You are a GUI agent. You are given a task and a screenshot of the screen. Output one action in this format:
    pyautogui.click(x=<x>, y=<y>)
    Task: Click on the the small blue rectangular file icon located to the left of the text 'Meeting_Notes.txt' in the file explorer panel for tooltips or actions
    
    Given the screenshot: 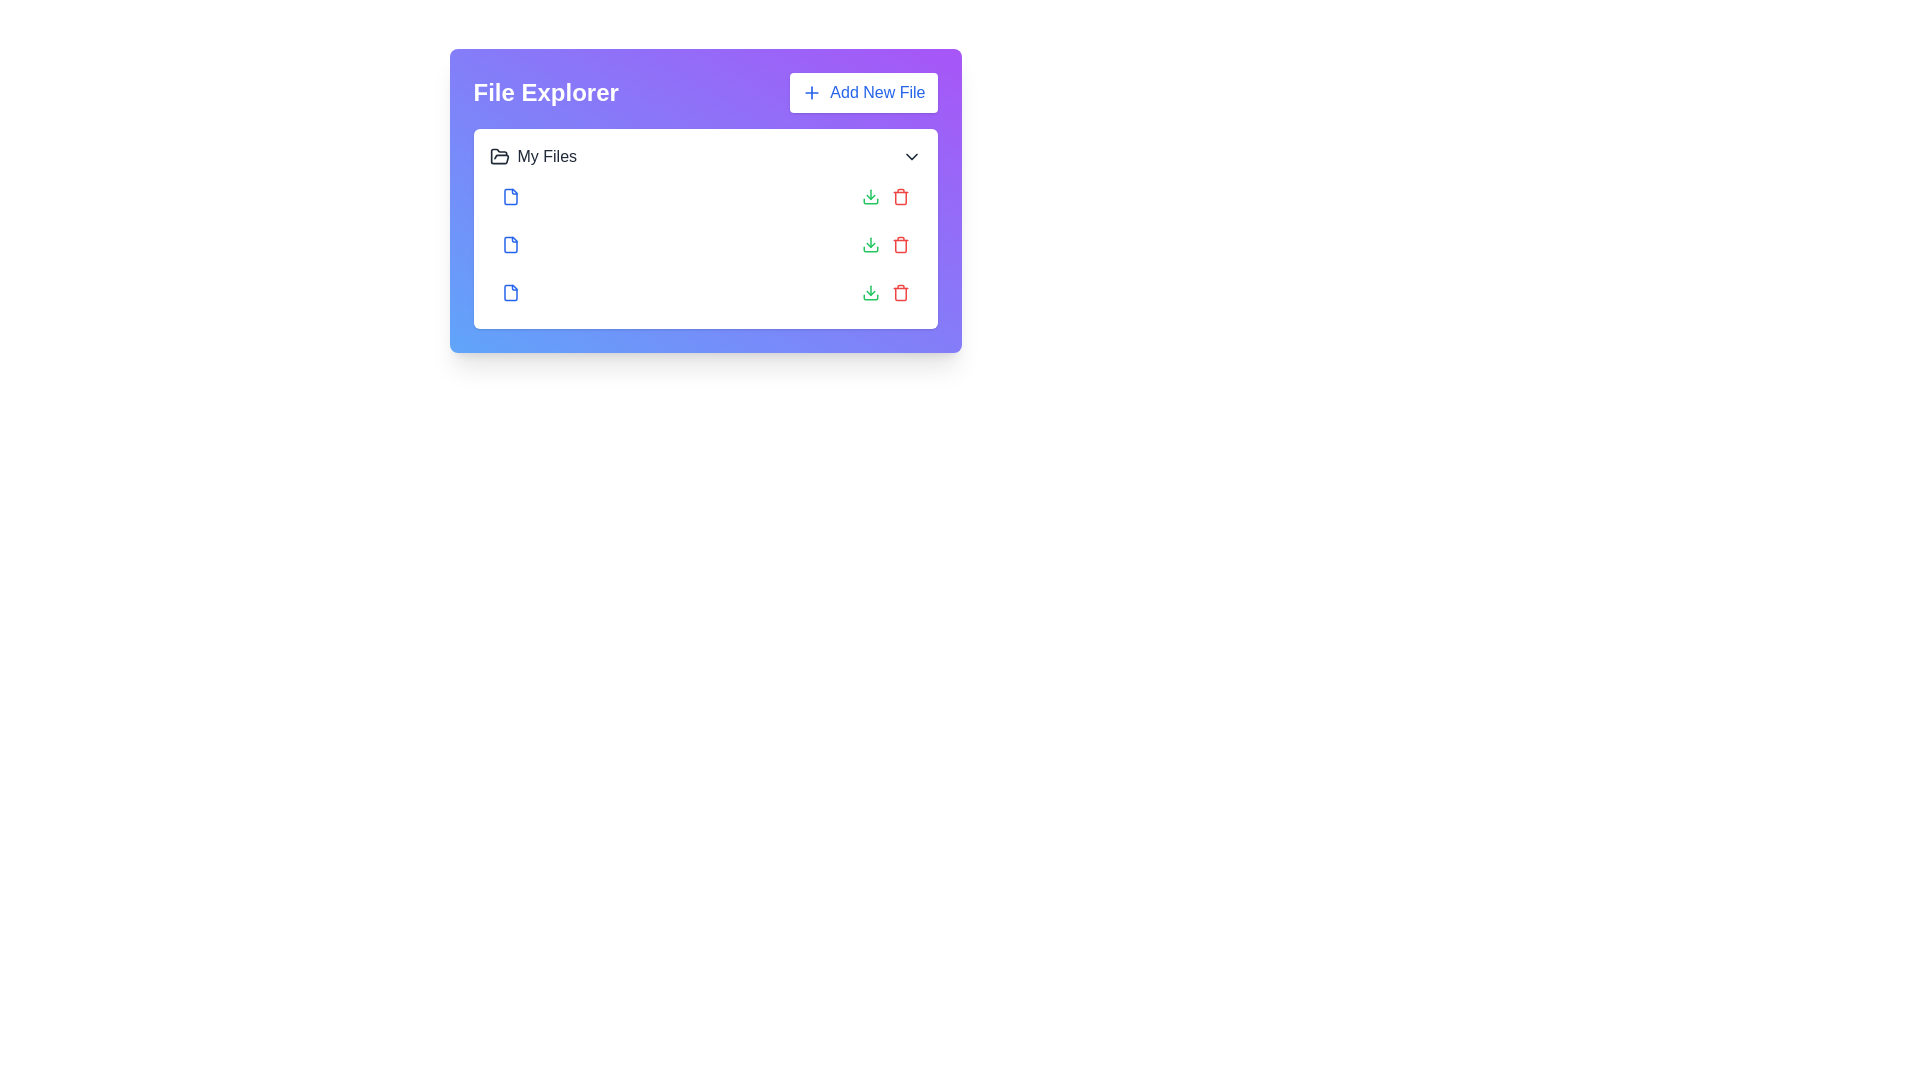 What is the action you would take?
    pyautogui.click(x=510, y=244)
    